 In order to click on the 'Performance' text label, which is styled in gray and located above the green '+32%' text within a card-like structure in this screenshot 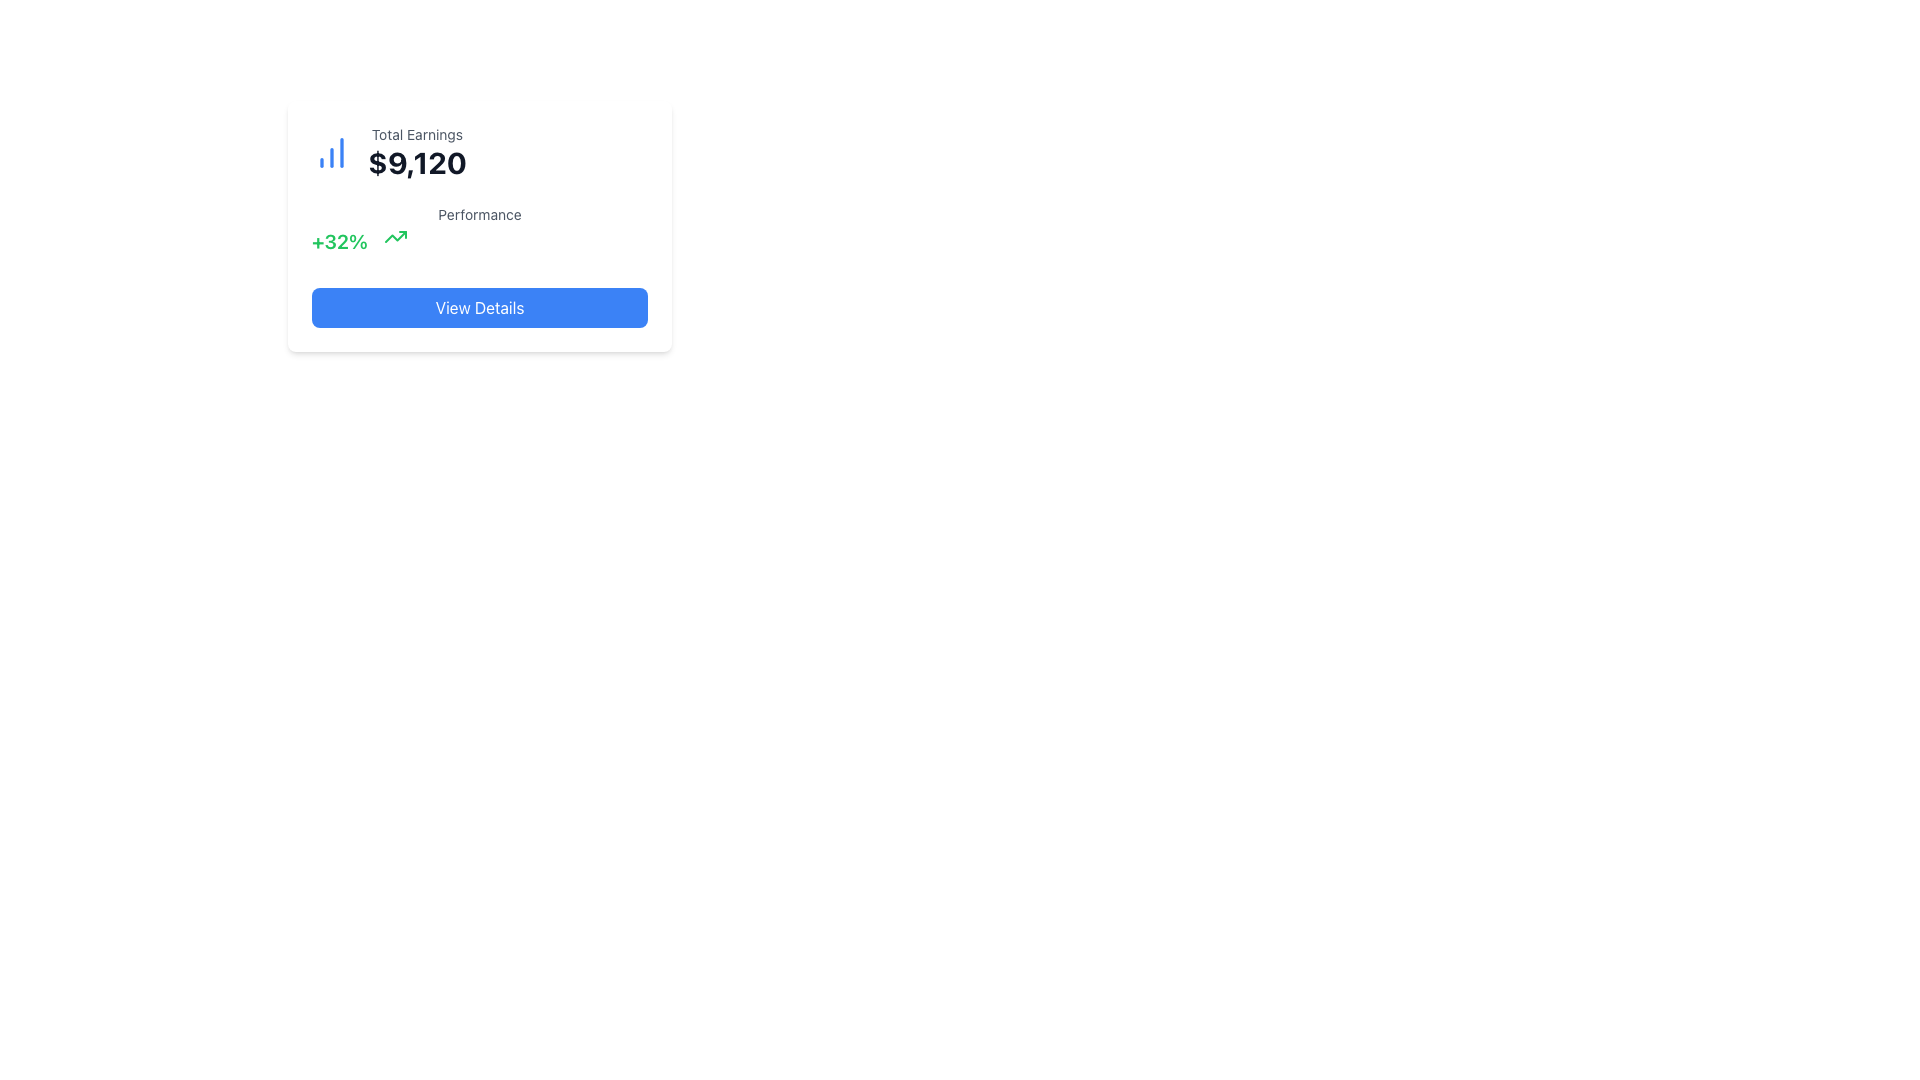, I will do `click(480, 215)`.